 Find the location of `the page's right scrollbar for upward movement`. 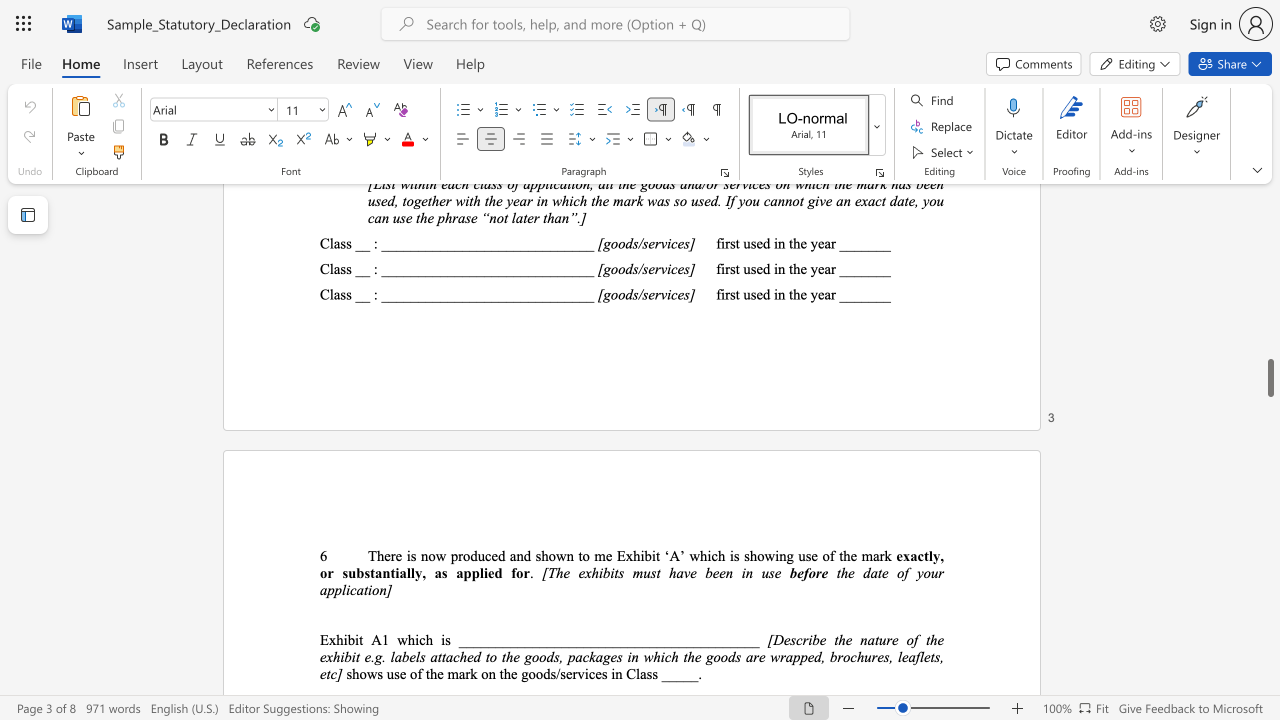

the page's right scrollbar for upward movement is located at coordinates (1269, 248).